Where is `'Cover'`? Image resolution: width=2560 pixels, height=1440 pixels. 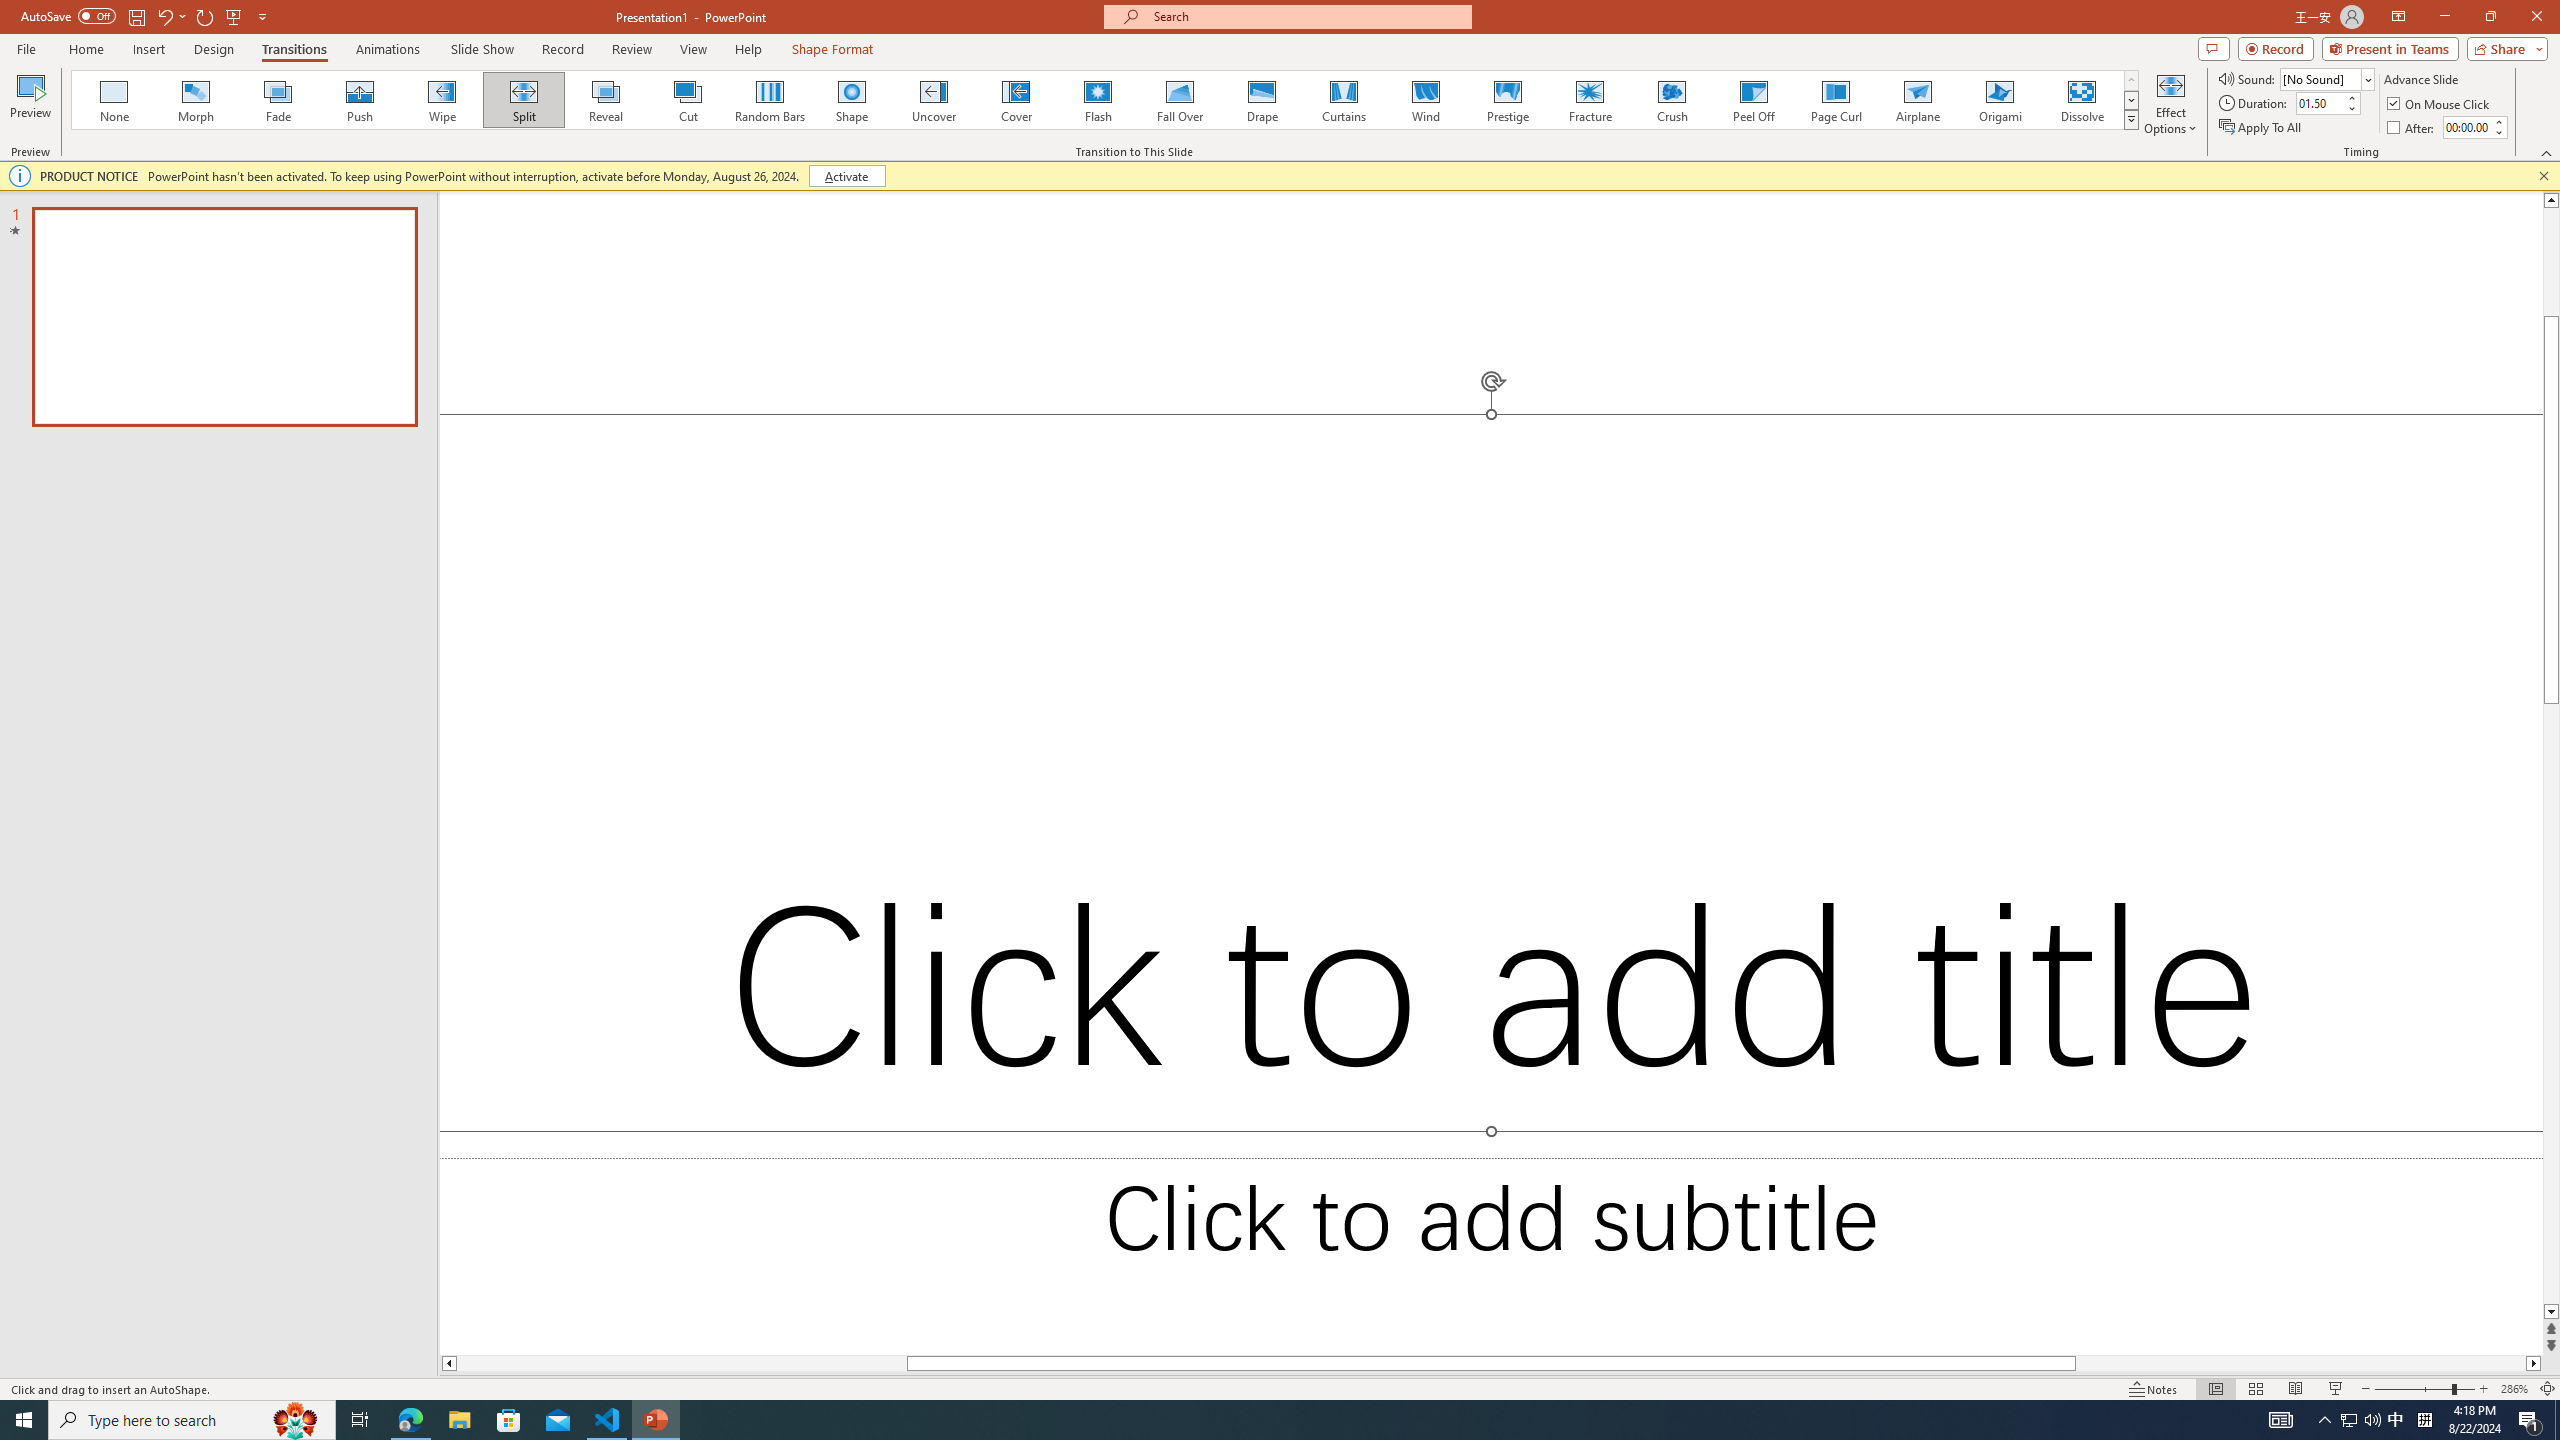 'Cover' is located at coordinates (1015, 99).